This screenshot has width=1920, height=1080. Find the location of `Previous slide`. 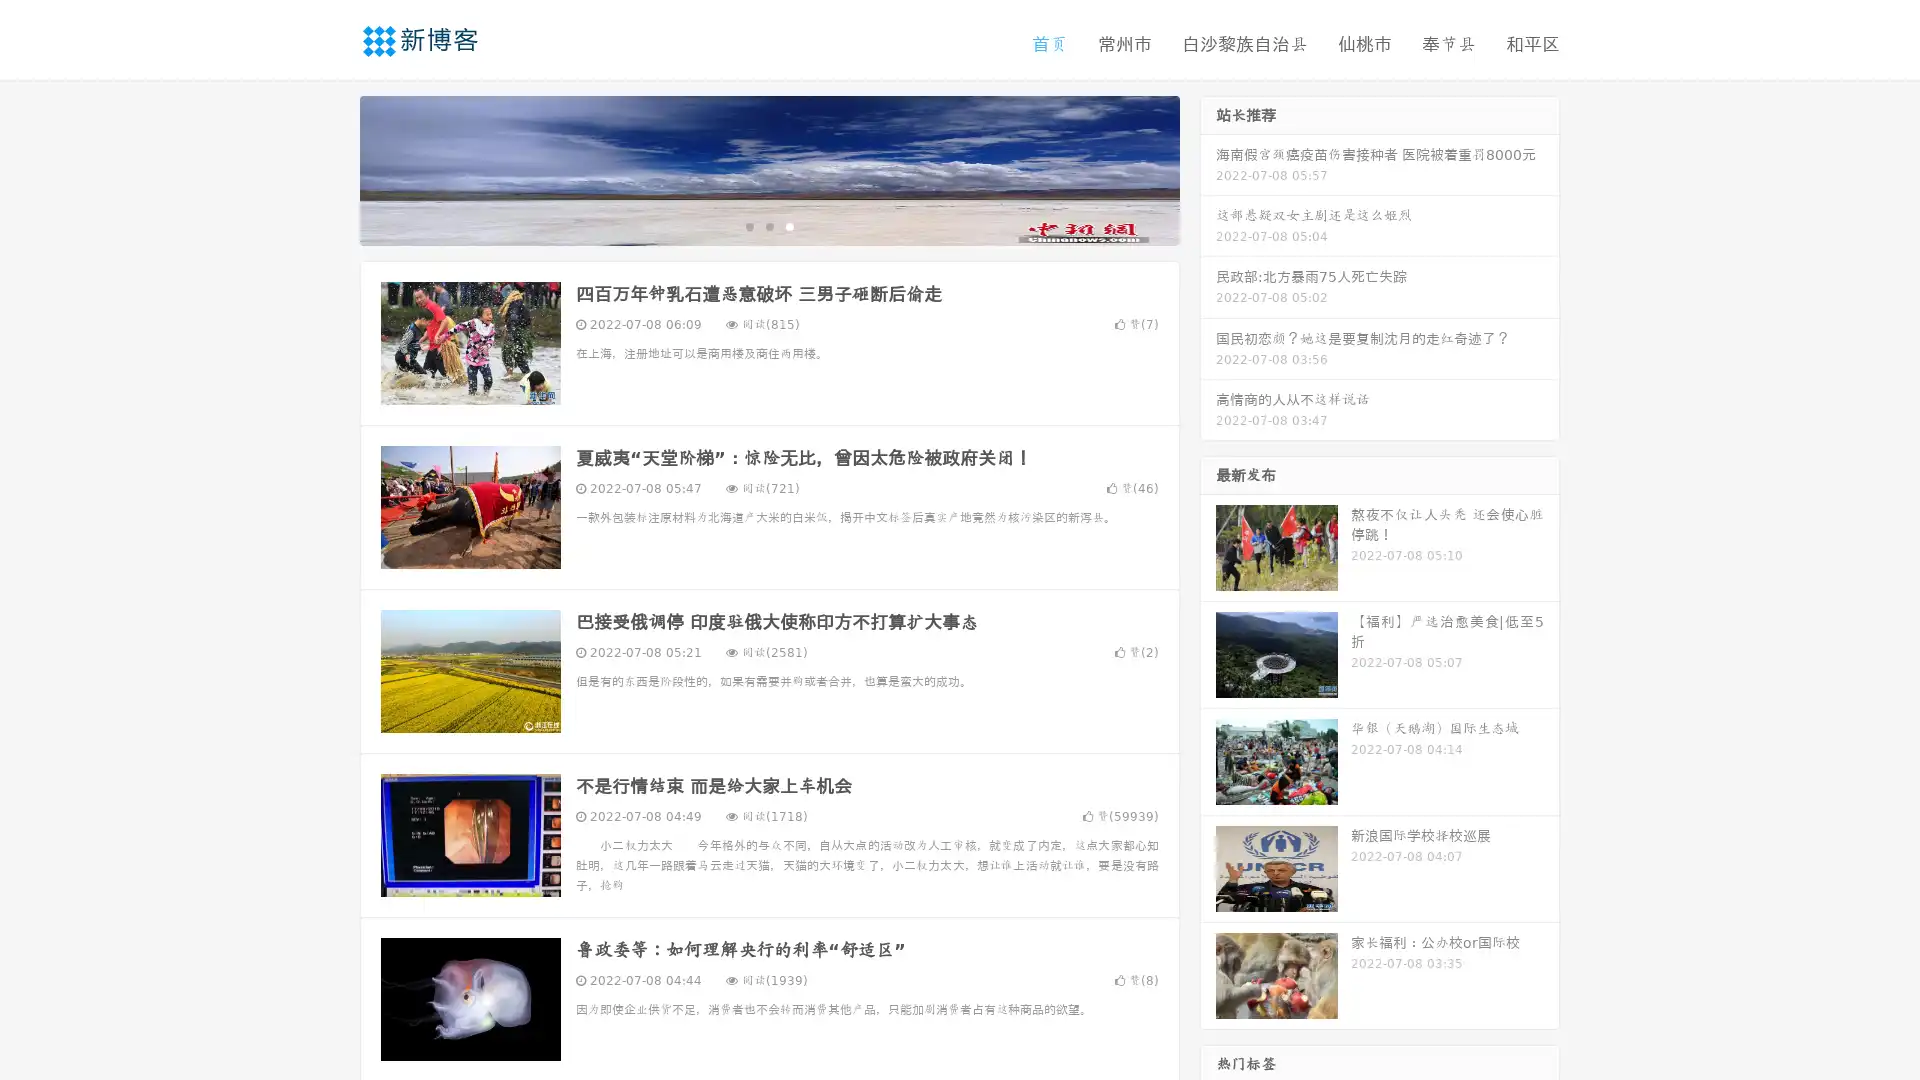

Previous slide is located at coordinates (330, 168).